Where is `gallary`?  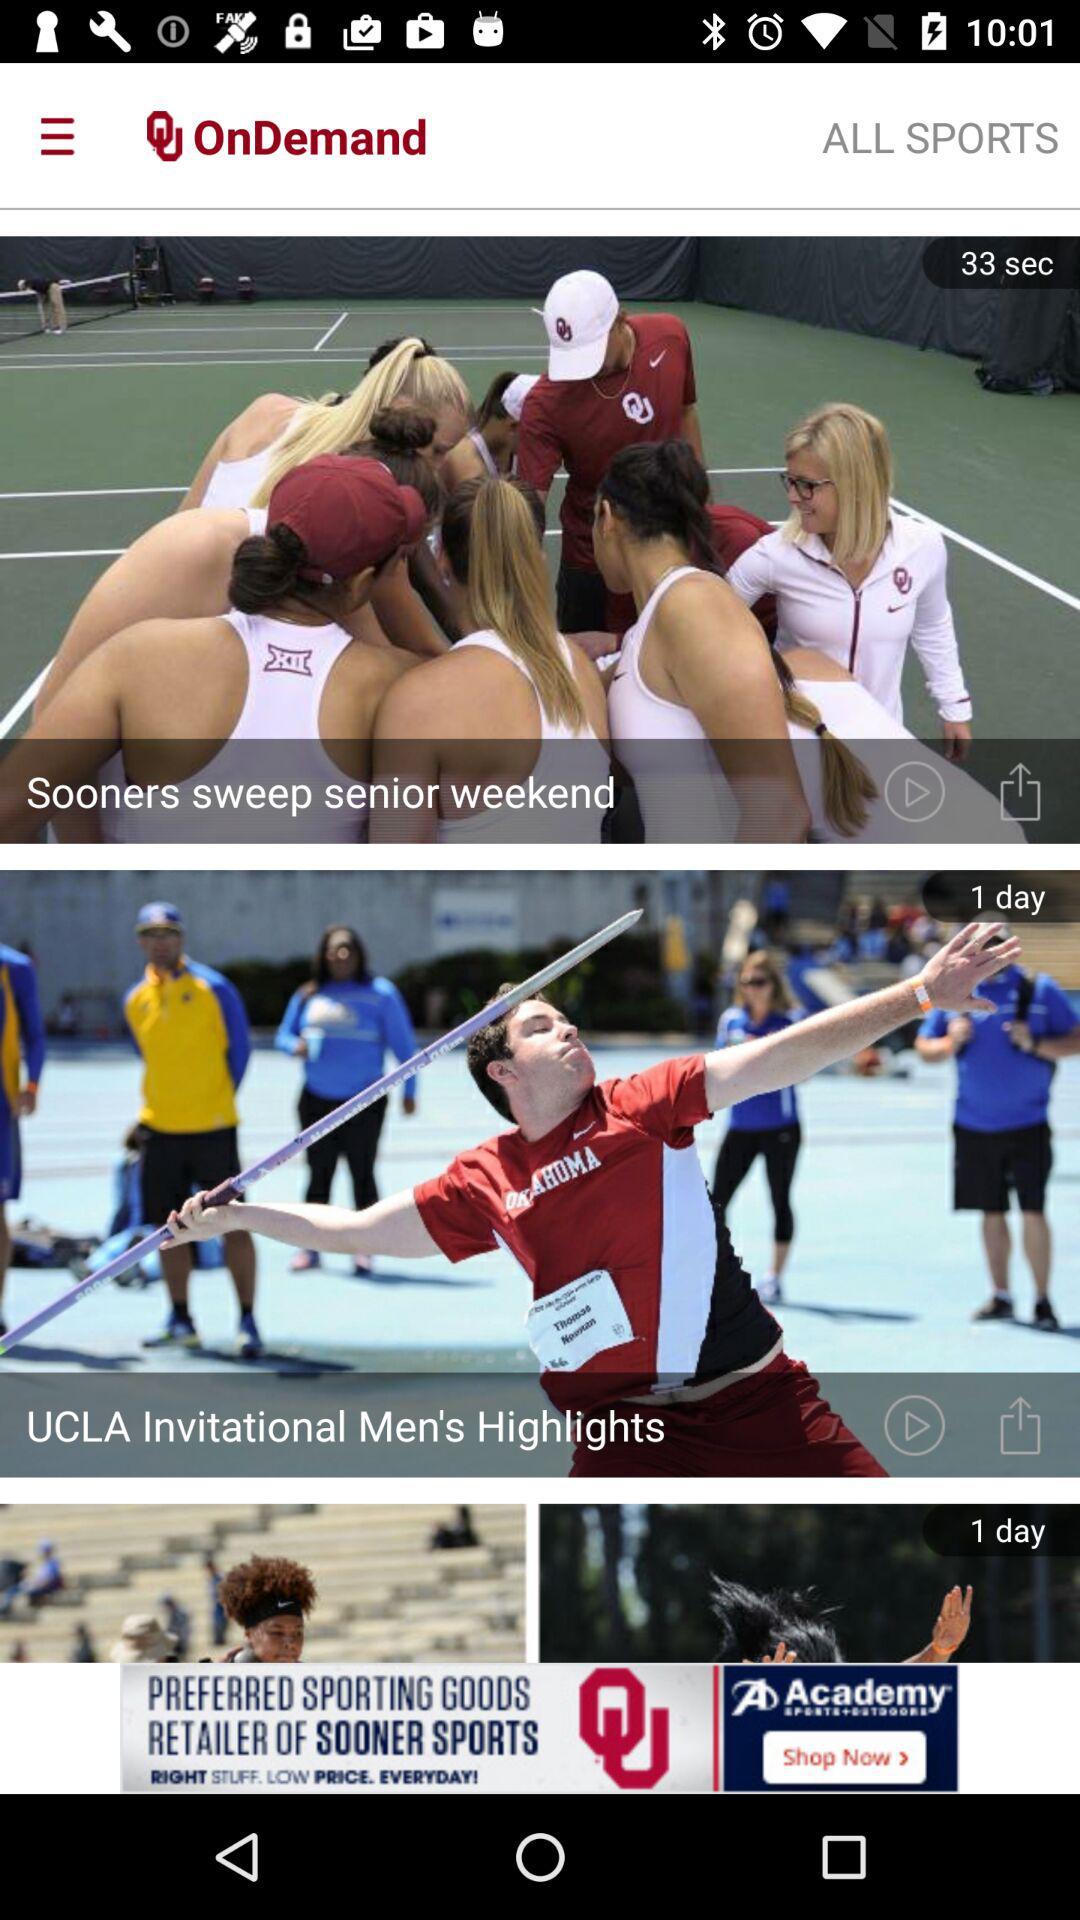
gallary is located at coordinates (1020, 1424).